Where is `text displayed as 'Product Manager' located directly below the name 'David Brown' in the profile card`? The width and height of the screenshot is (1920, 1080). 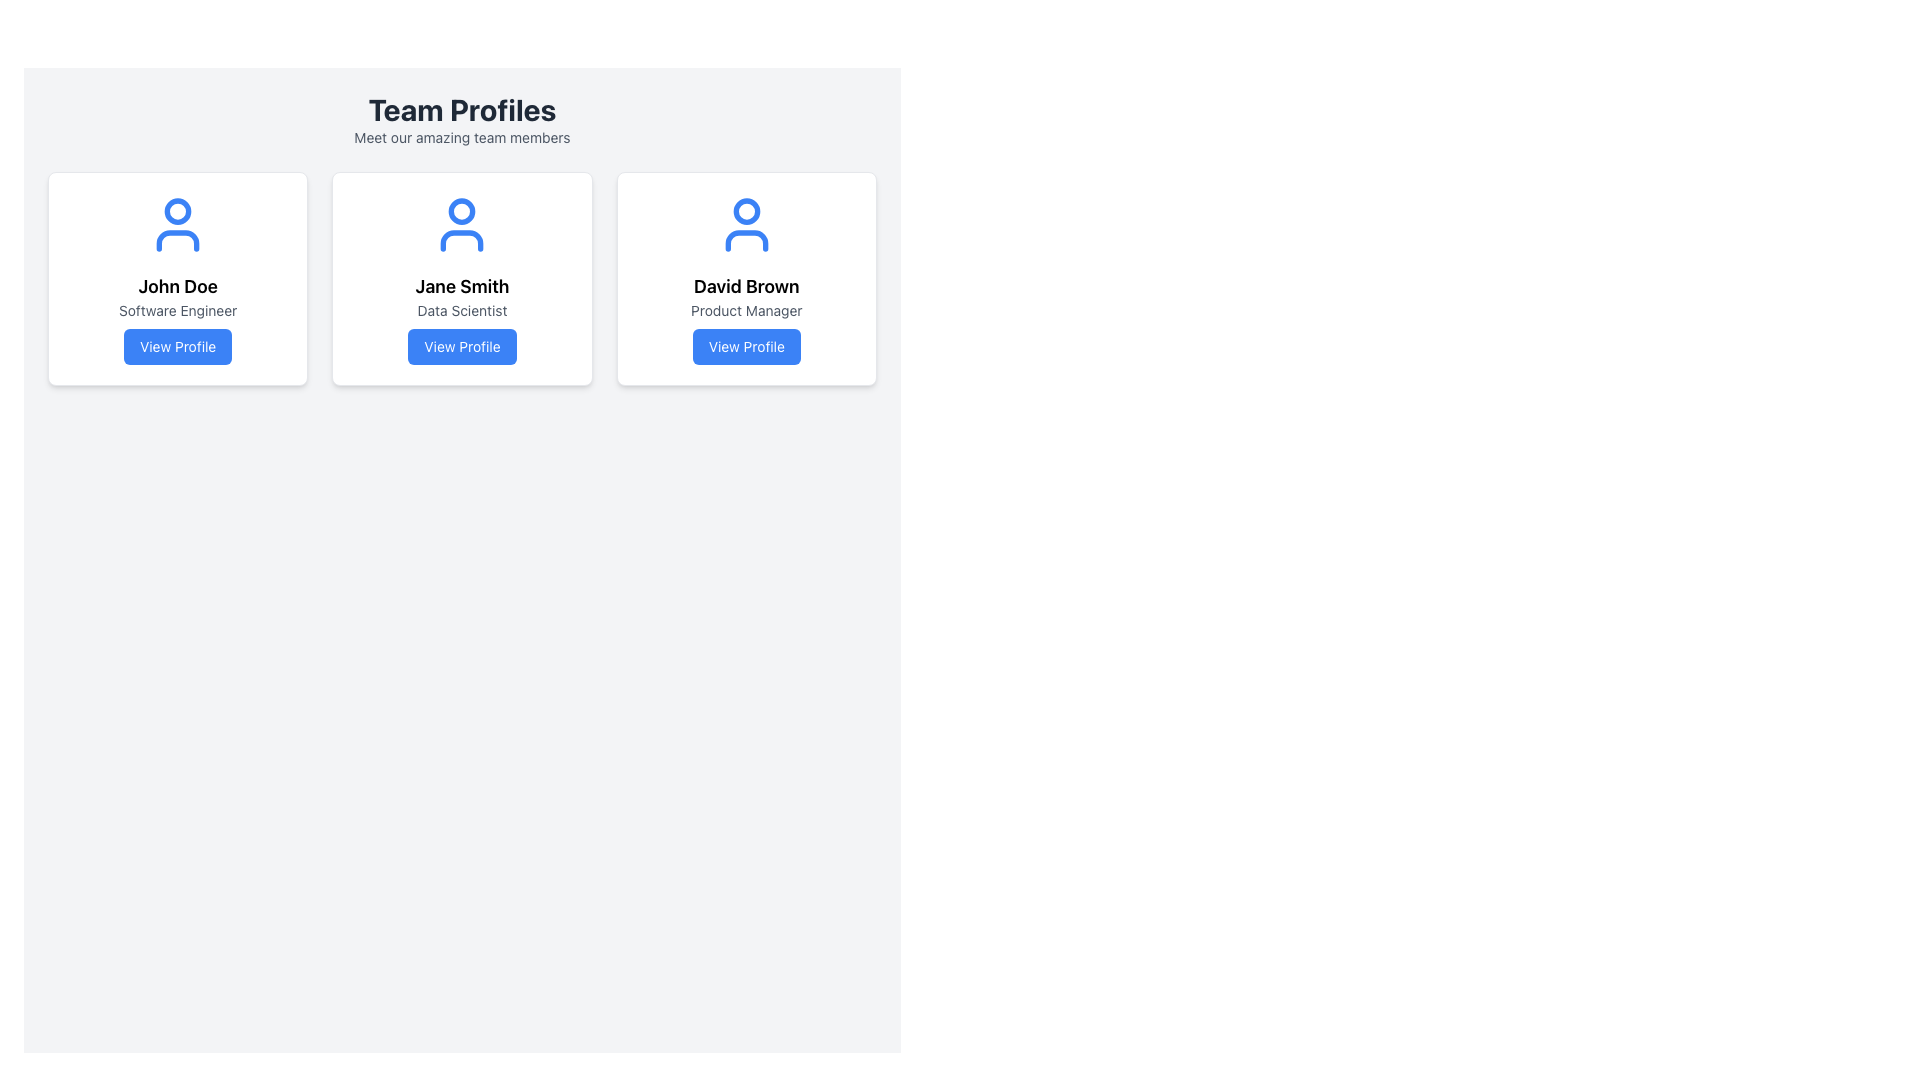 text displayed as 'Product Manager' located directly below the name 'David Brown' in the profile card is located at coordinates (745, 311).